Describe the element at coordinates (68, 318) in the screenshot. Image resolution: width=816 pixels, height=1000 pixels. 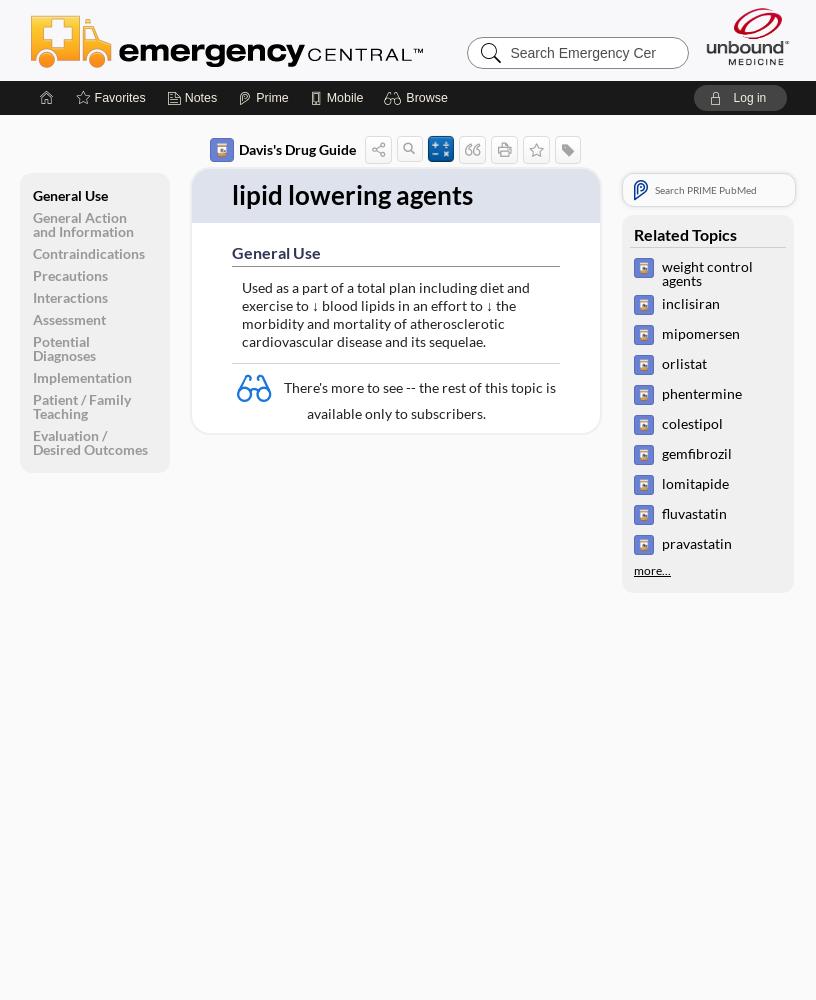
I see `'Assessment'` at that location.